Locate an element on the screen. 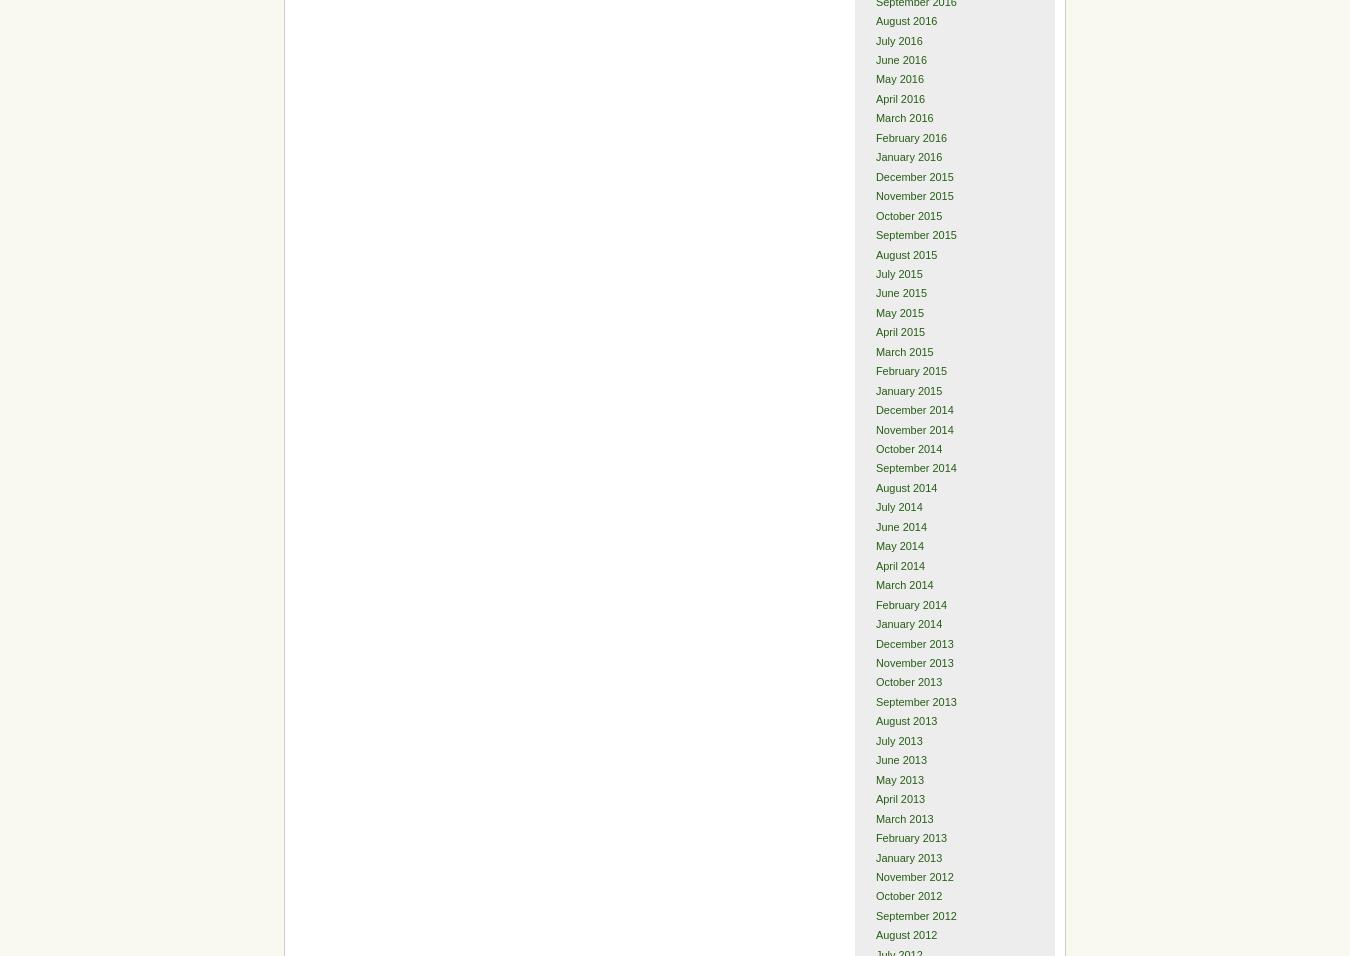 Image resolution: width=1350 pixels, height=956 pixels. 'October 2015' is located at coordinates (907, 215).